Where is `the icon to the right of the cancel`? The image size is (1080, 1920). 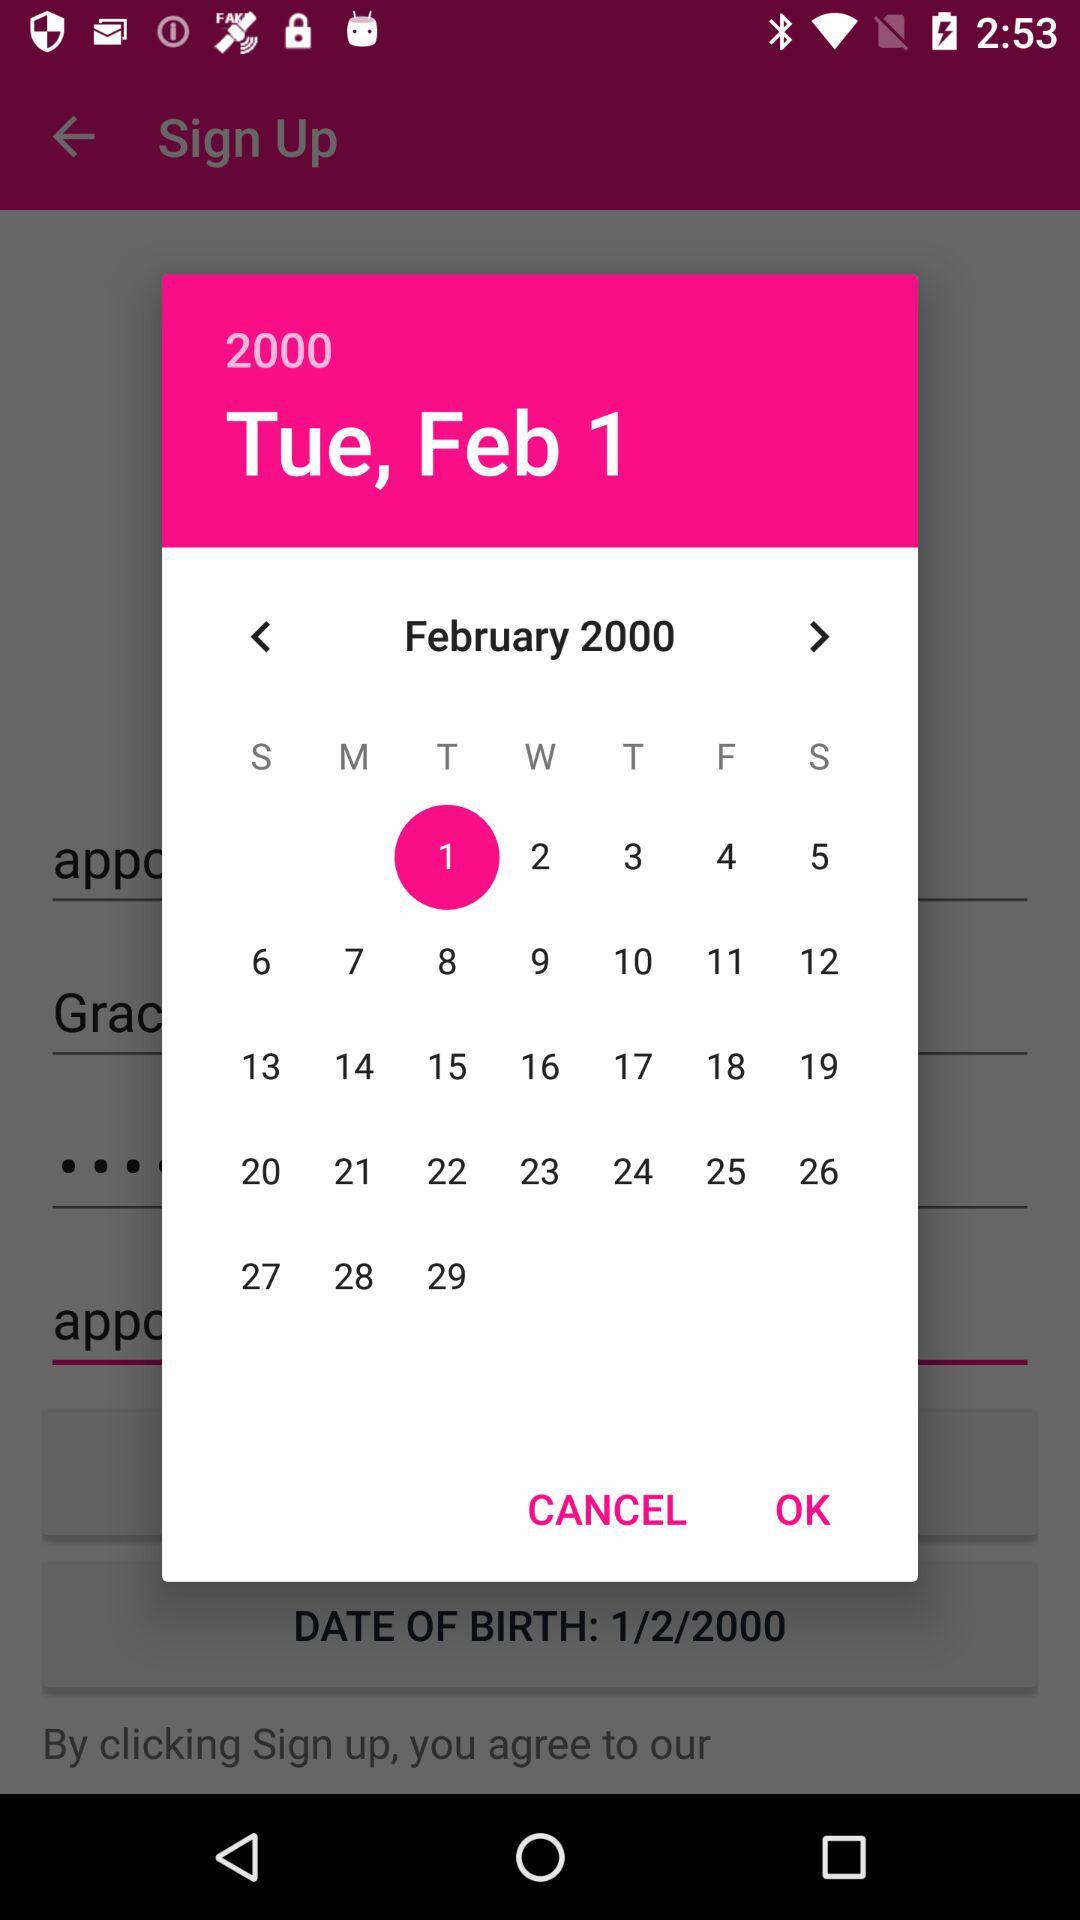
the icon to the right of the cancel is located at coordinates (801, 1508).